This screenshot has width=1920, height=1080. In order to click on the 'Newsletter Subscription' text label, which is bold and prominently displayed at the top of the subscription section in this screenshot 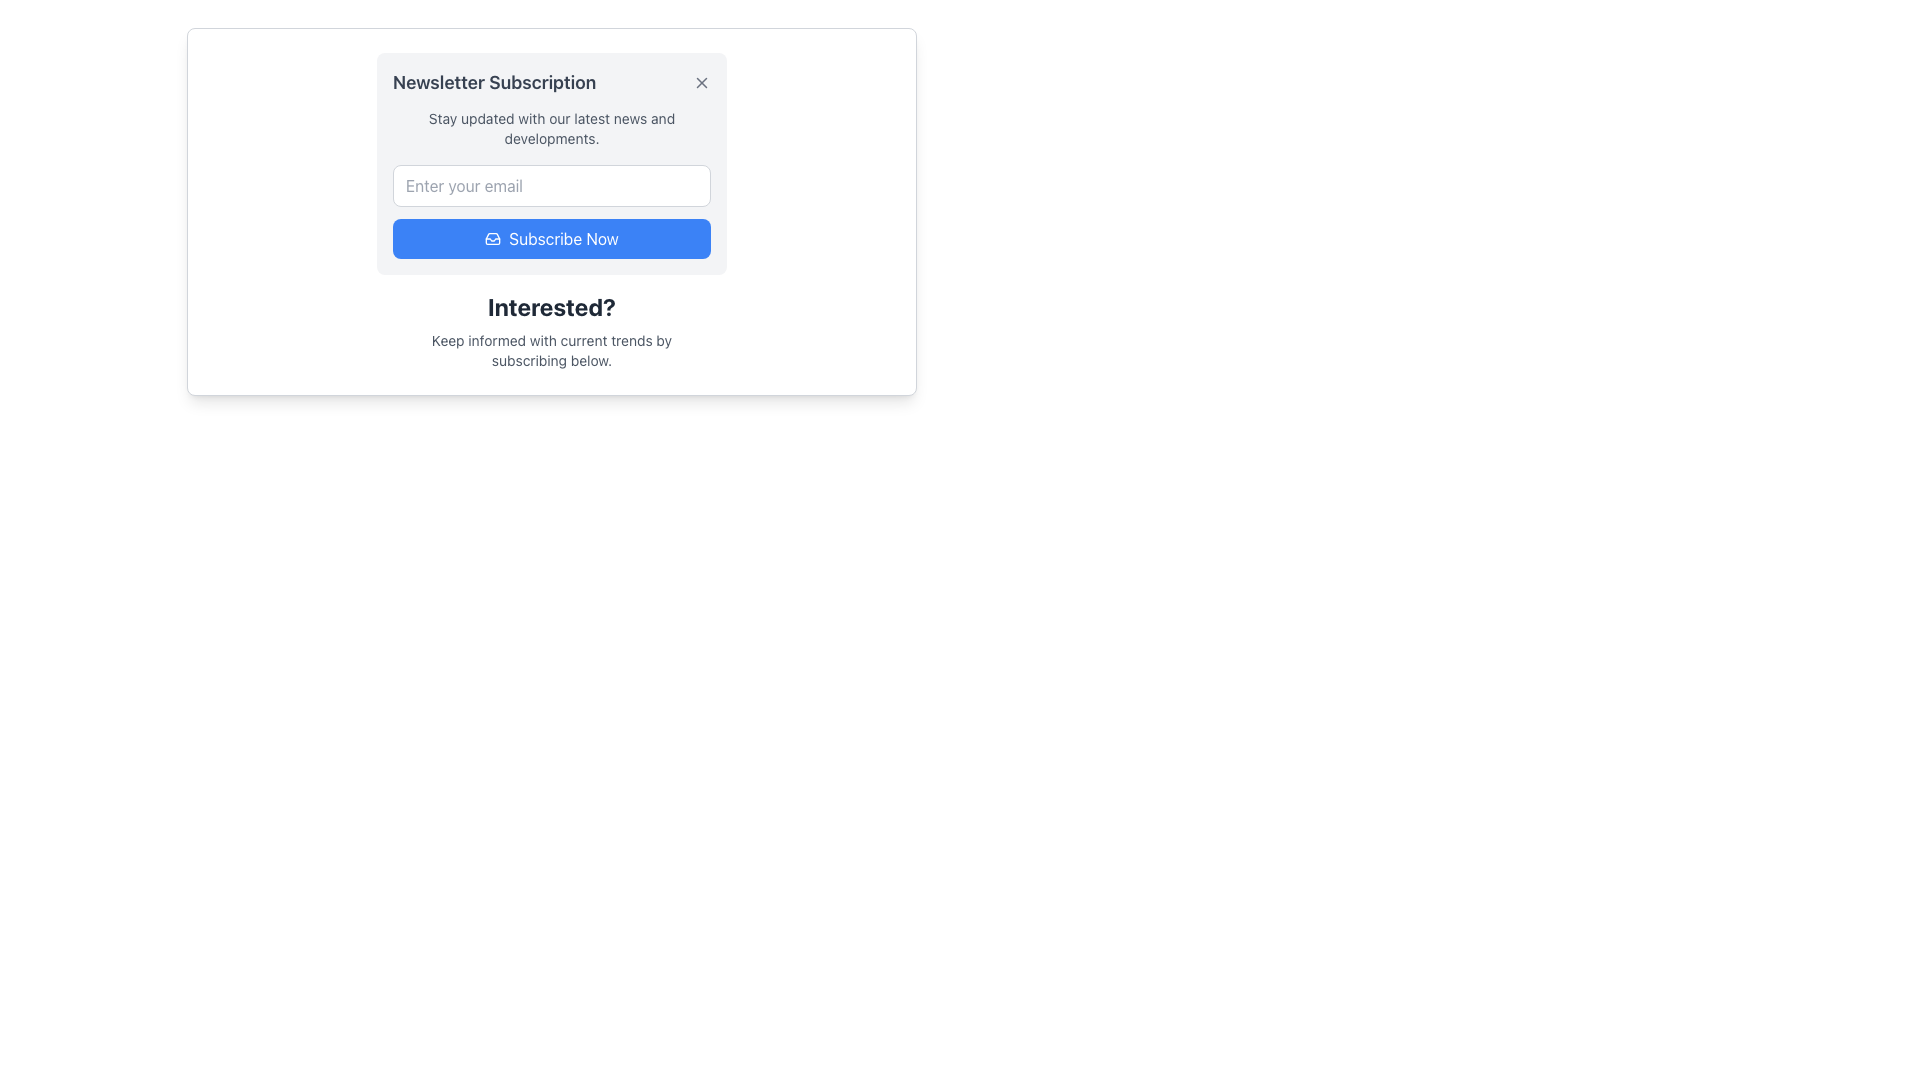, I will do `click(494, 82)`.